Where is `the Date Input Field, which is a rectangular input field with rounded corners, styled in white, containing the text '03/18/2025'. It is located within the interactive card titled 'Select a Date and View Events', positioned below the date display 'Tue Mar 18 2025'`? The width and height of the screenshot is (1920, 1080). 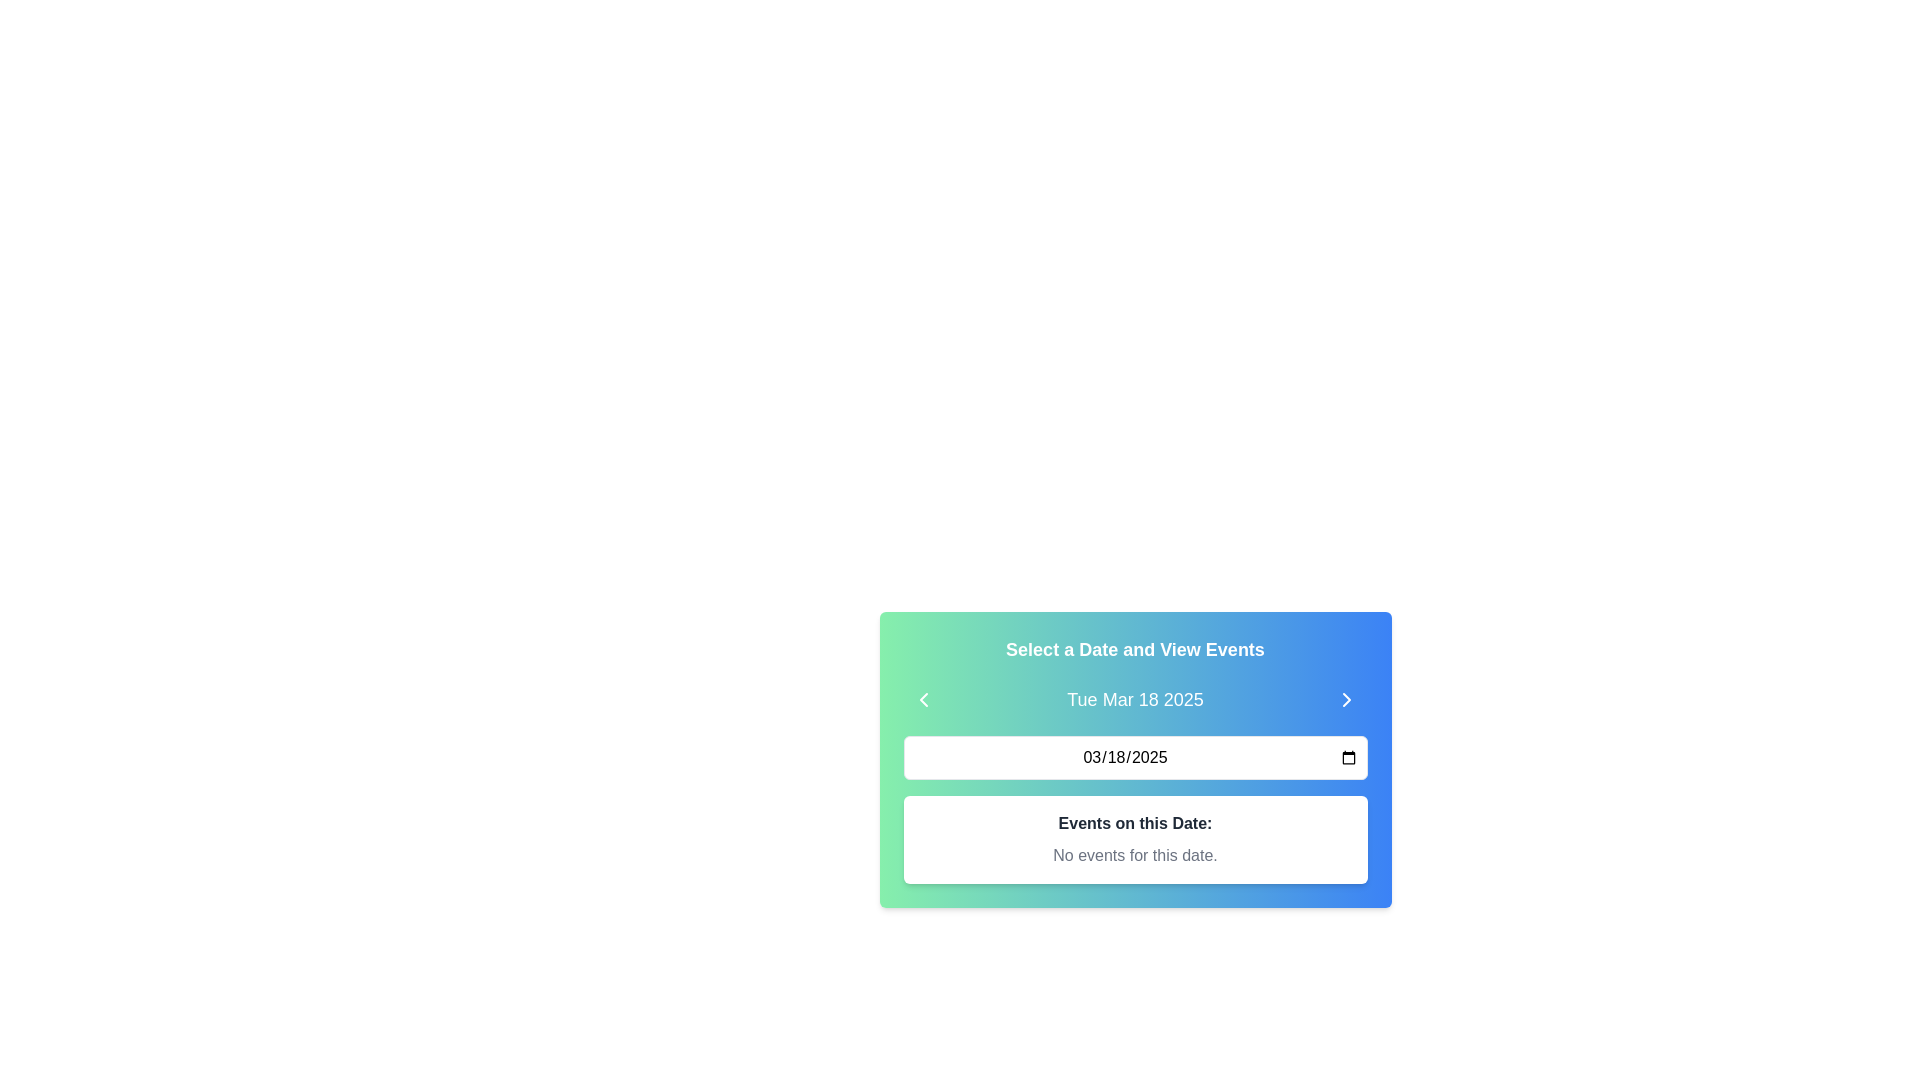 the Date Input Field, which is a rectangular input field with rounded corners, styled in white, containing the text '03/18/2025'. It is located within the interactive card titled 'Select a Date and View Events', positioned below the date display 'Tue Mar 18 2025' is located at coordinates (1135, 758).